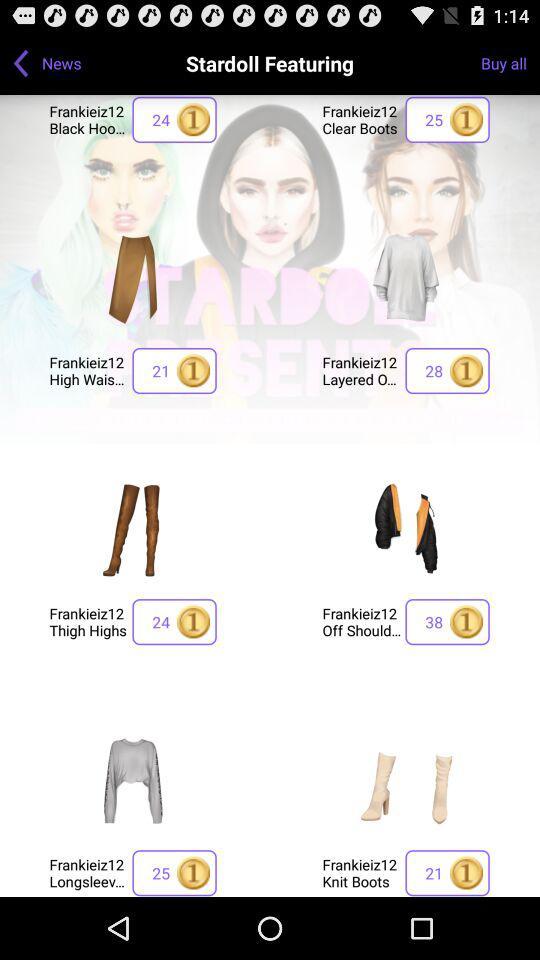  Describe the element at coordinates (405, 779) in the screenshot. I see `frankieiz12 knit boots` at that location.